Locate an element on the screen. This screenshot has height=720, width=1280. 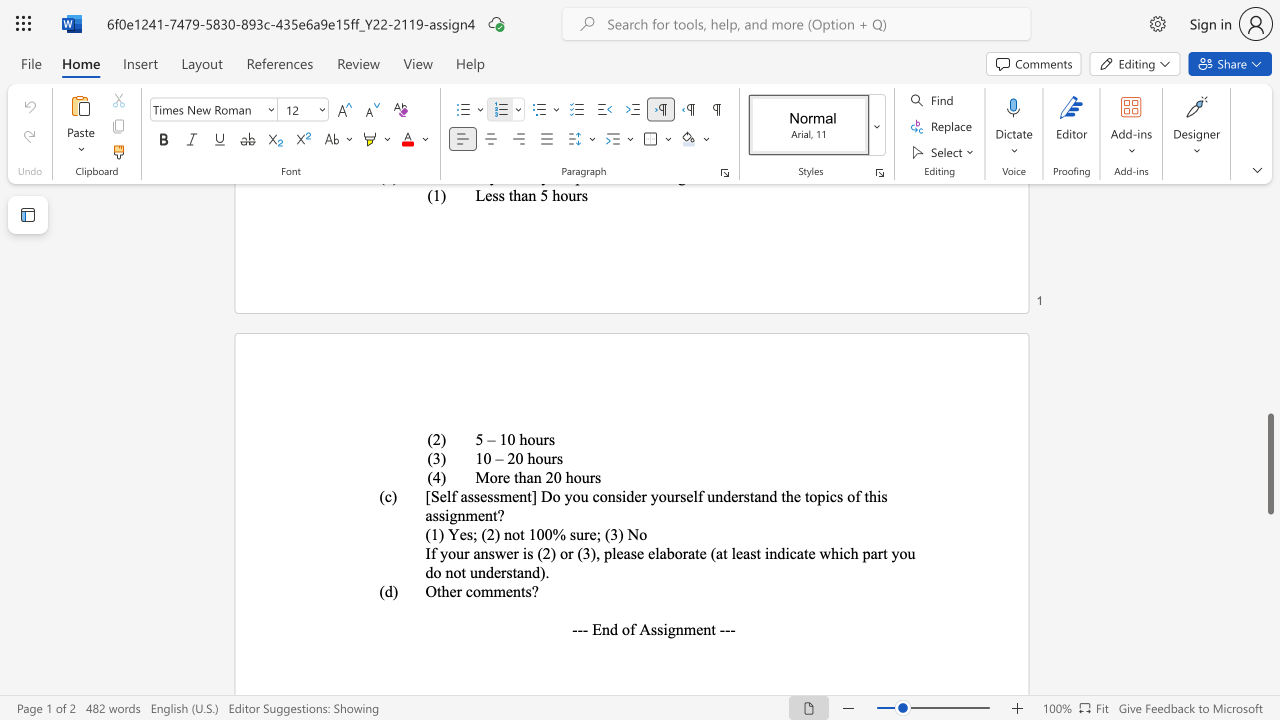
the 1th character "f" in the text is located at coordinates (631, 628).